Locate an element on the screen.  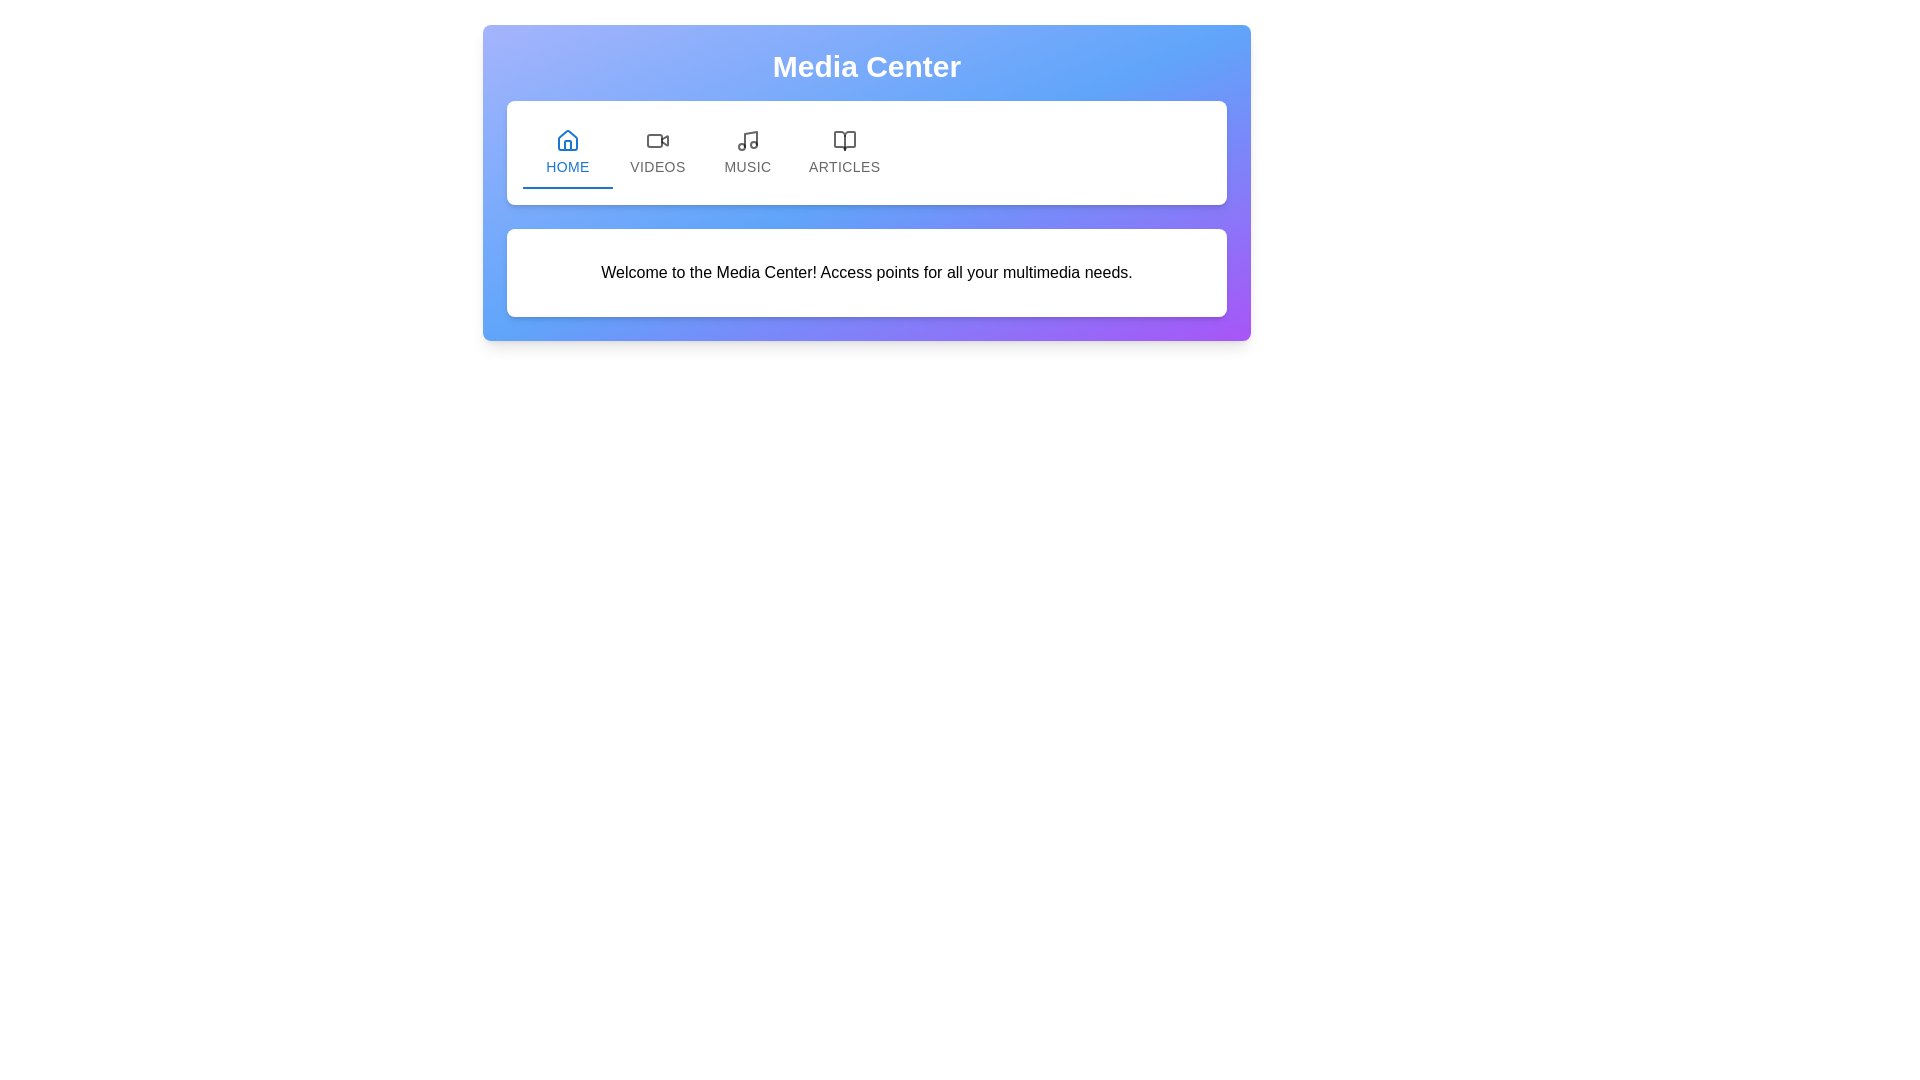
the visual indicator representing the currently active 'Home' tab in the navigation bar is located at coordinates (566, 188).